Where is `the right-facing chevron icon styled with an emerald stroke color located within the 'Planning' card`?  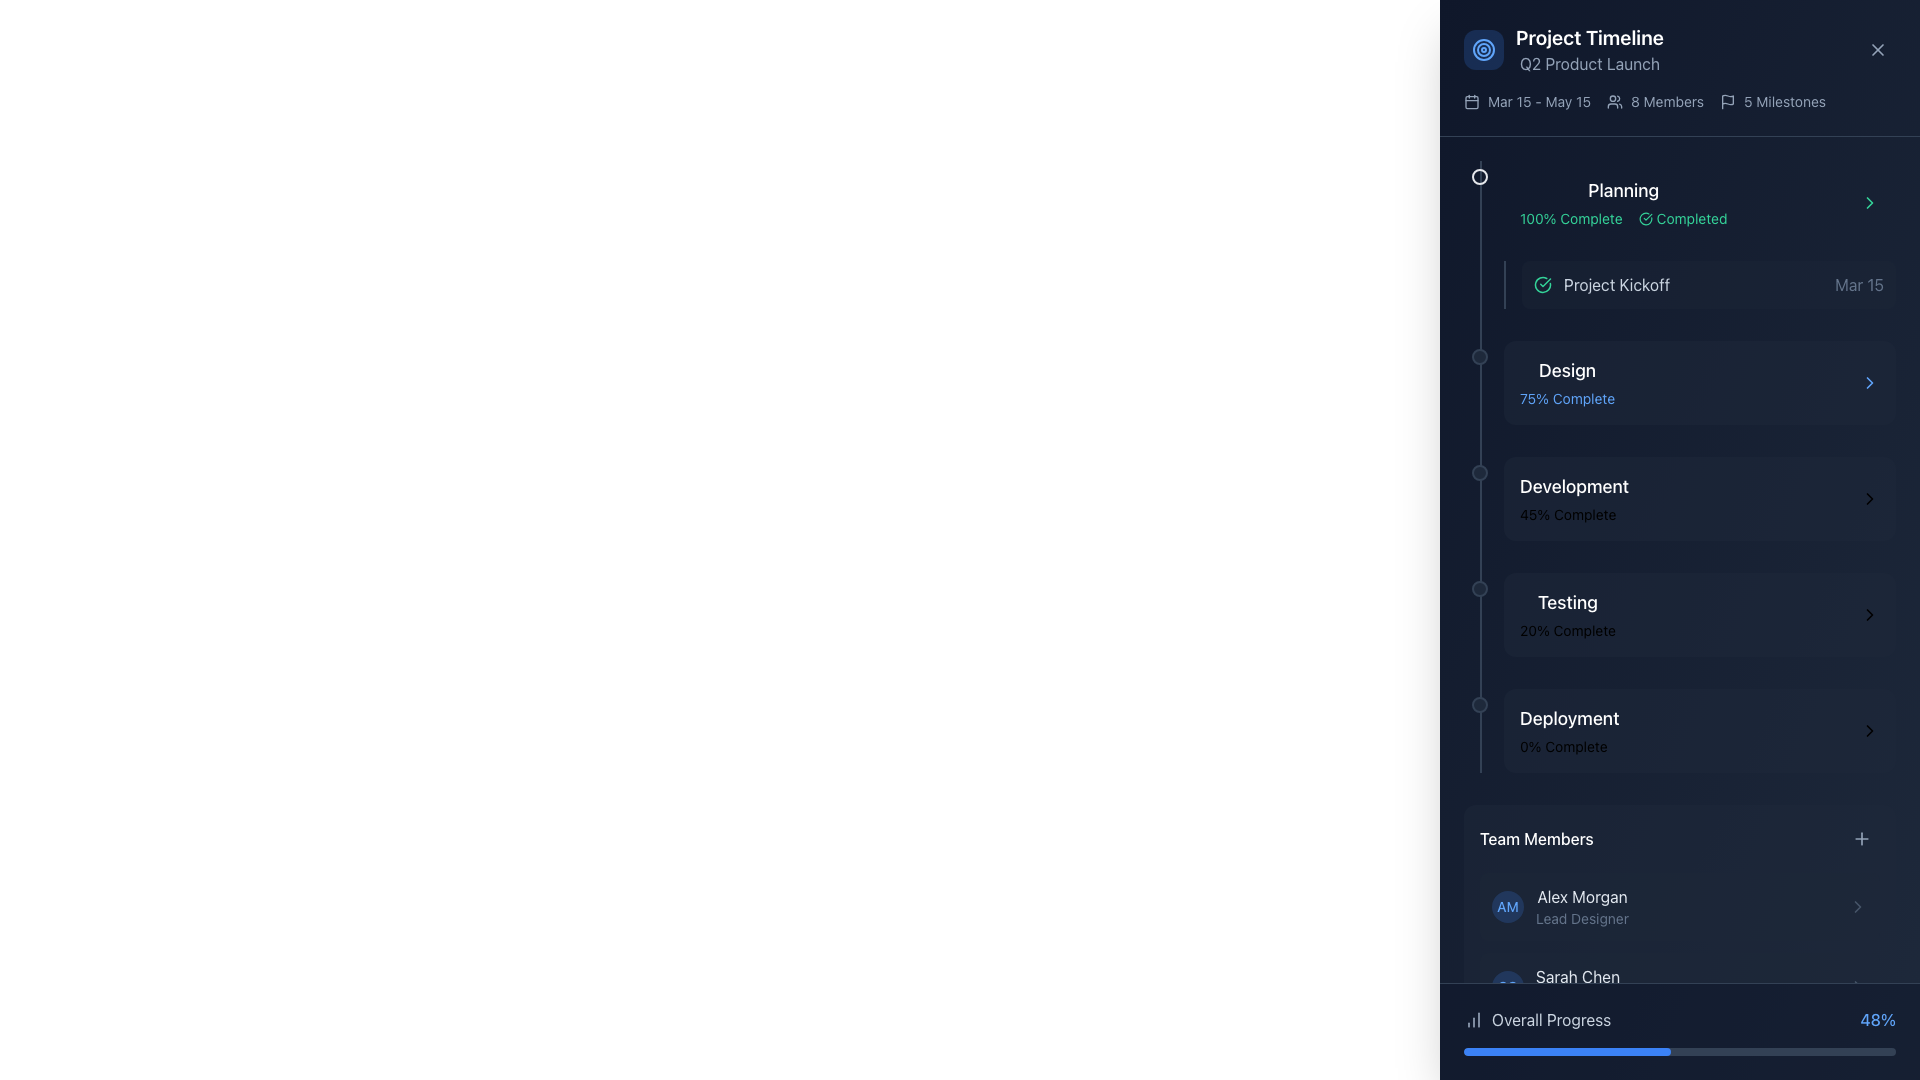 the right-facing chevron icon styled with an emerald stroke color located within the 'Planning' card is located at coordinates (1869, 203).